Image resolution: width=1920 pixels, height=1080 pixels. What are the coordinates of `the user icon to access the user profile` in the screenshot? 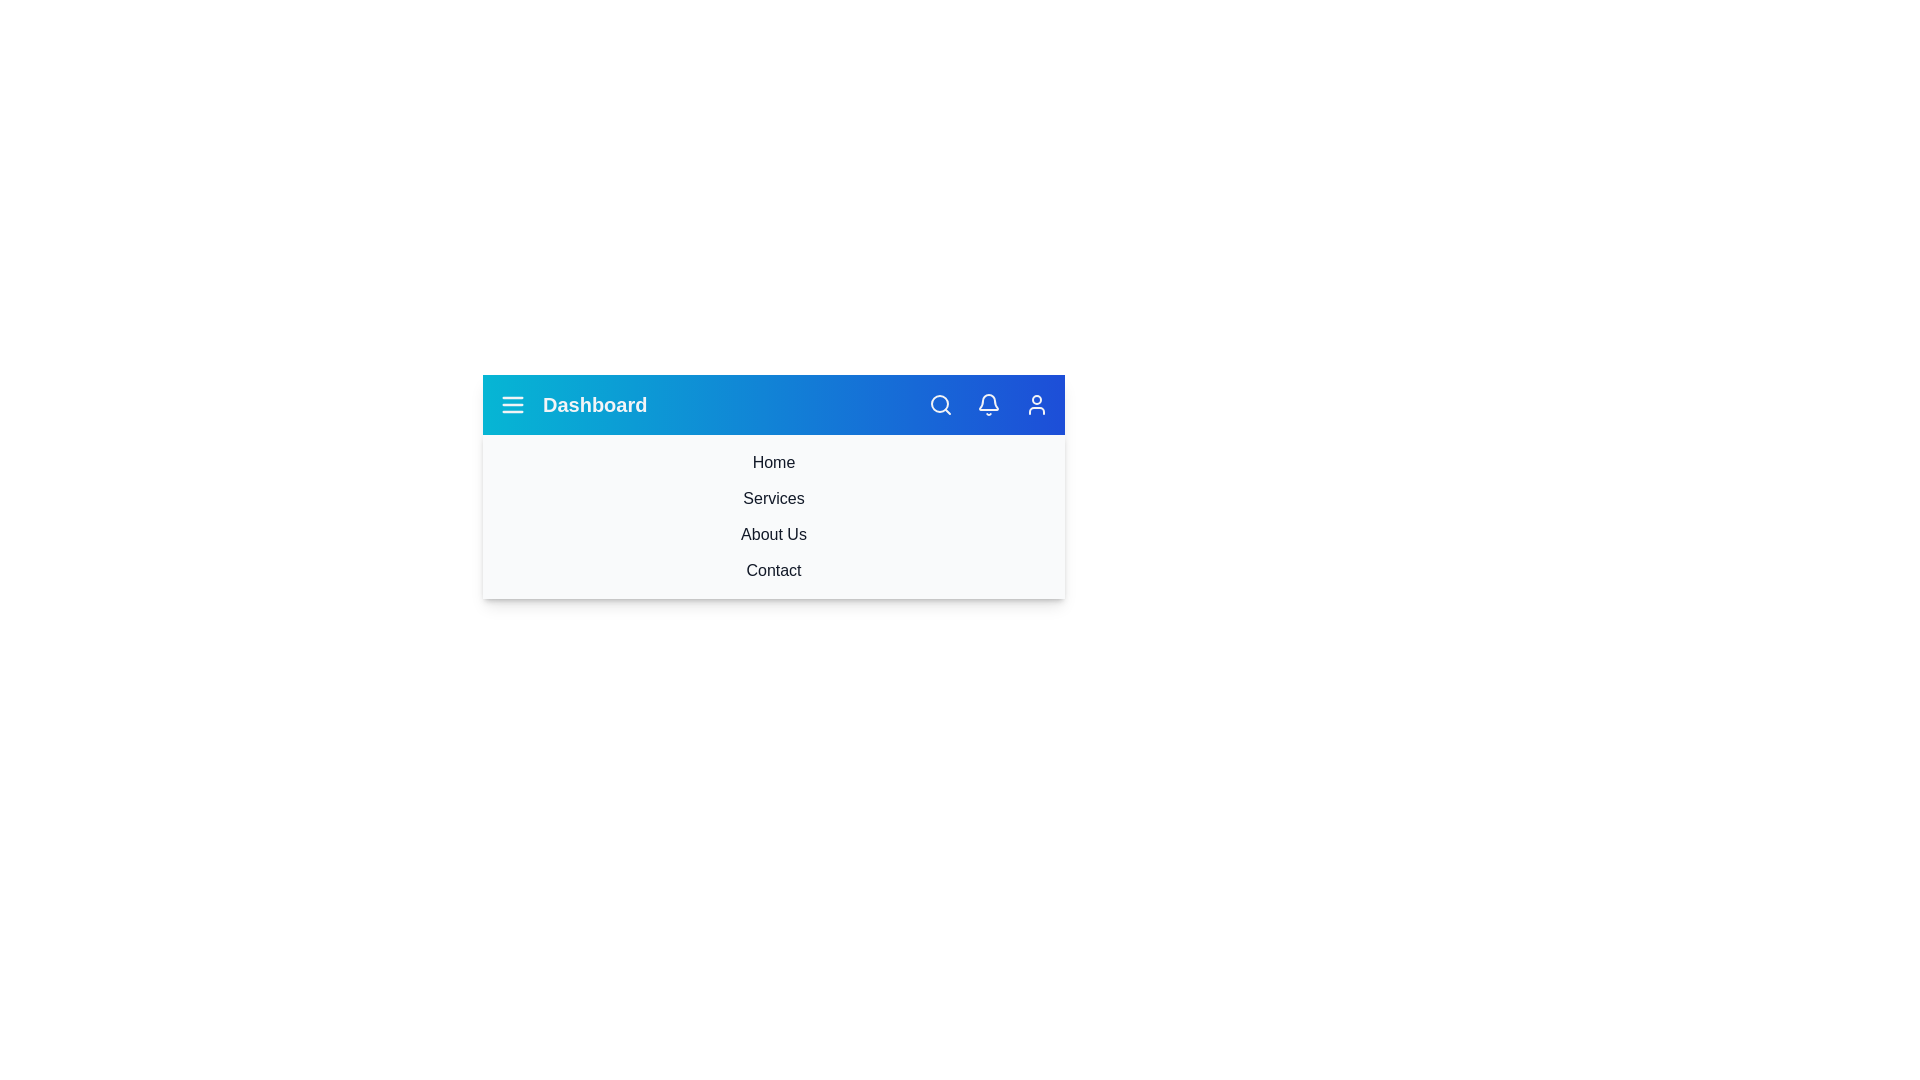 It's located at (1036, 405).